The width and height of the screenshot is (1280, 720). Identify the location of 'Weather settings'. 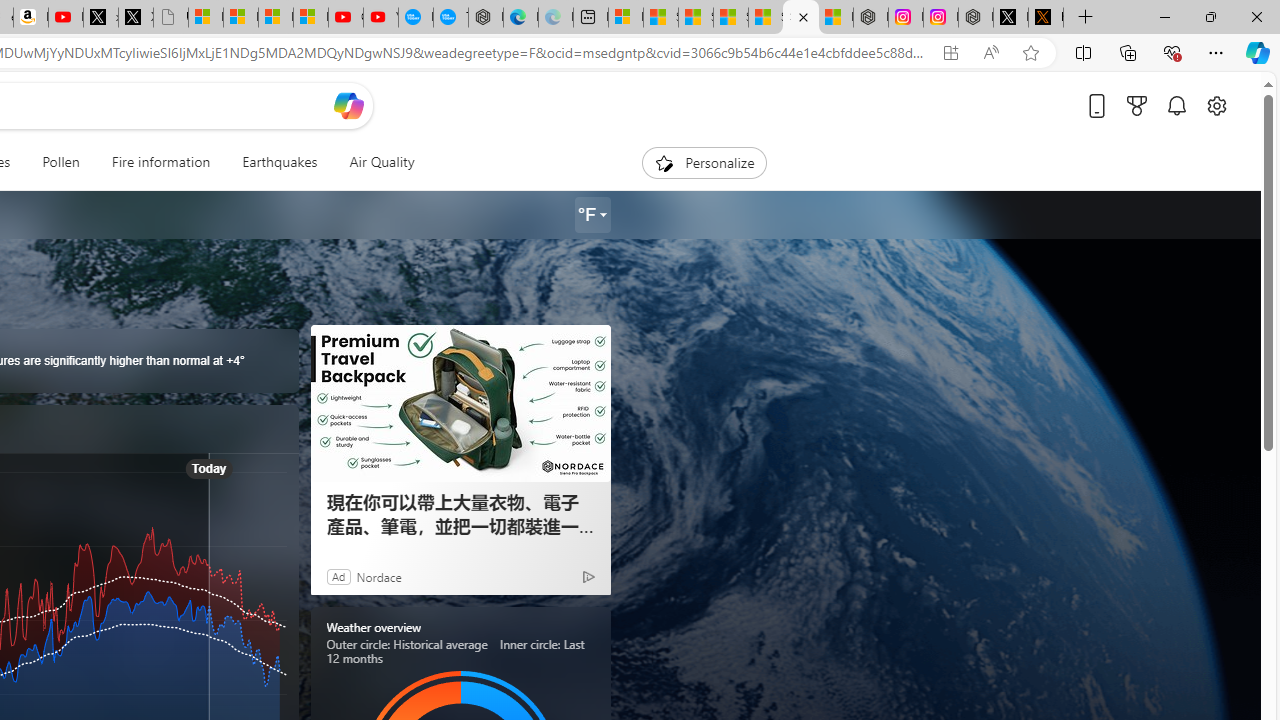
(591, 215).